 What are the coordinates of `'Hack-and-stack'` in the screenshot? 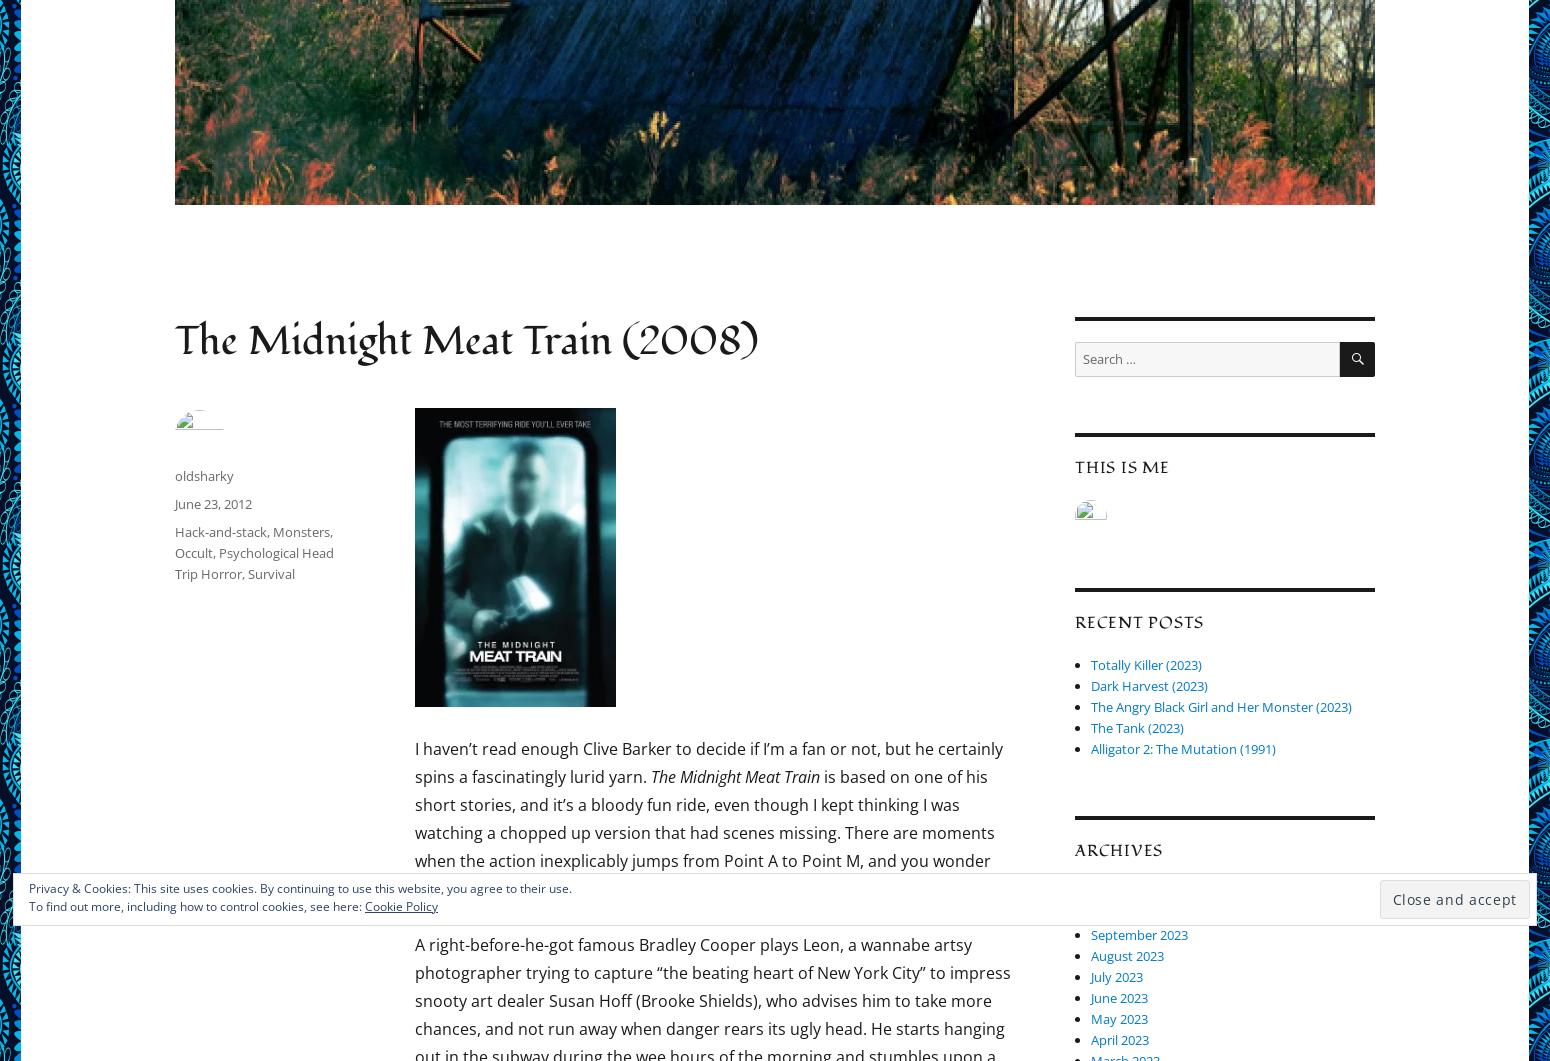 It's located at (220, 530).